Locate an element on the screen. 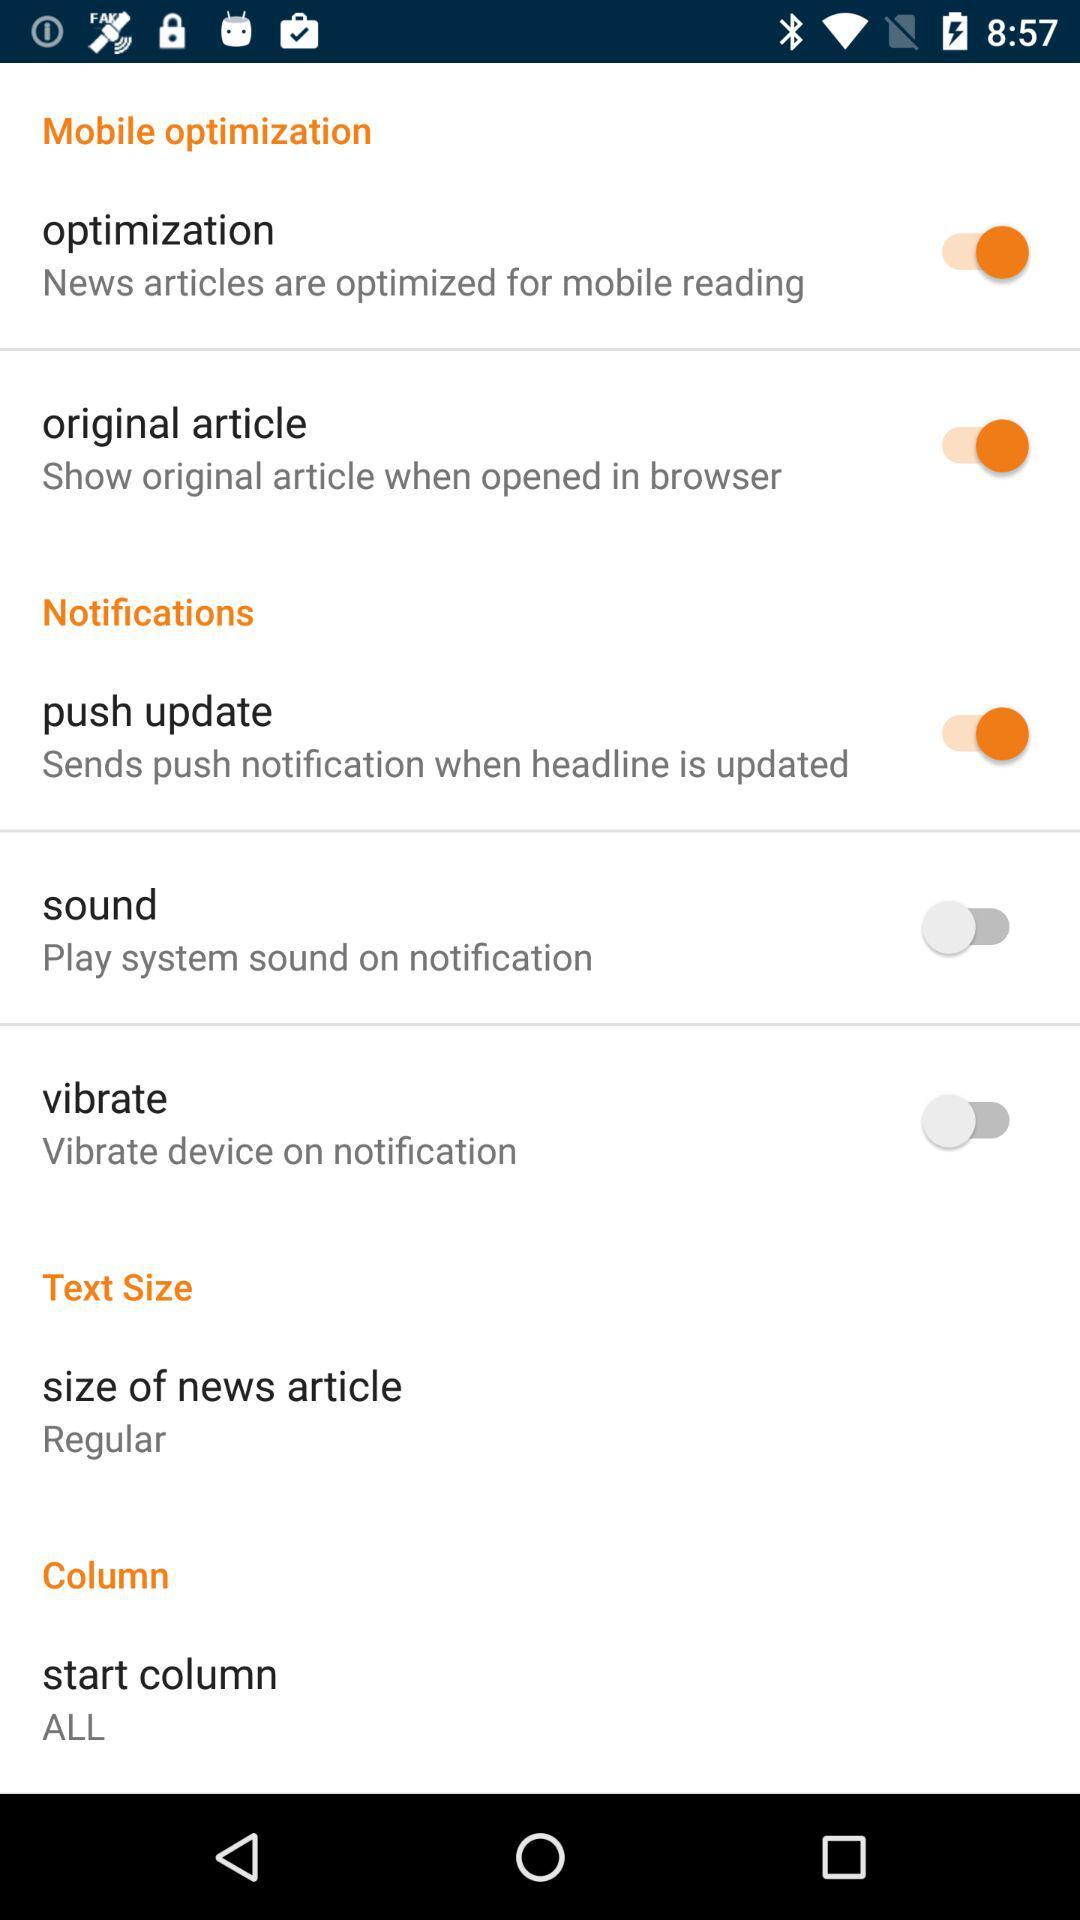 The height and width of the screenshot is (1920, 1080). mobile optimization app is located at coordinates (540, 107).